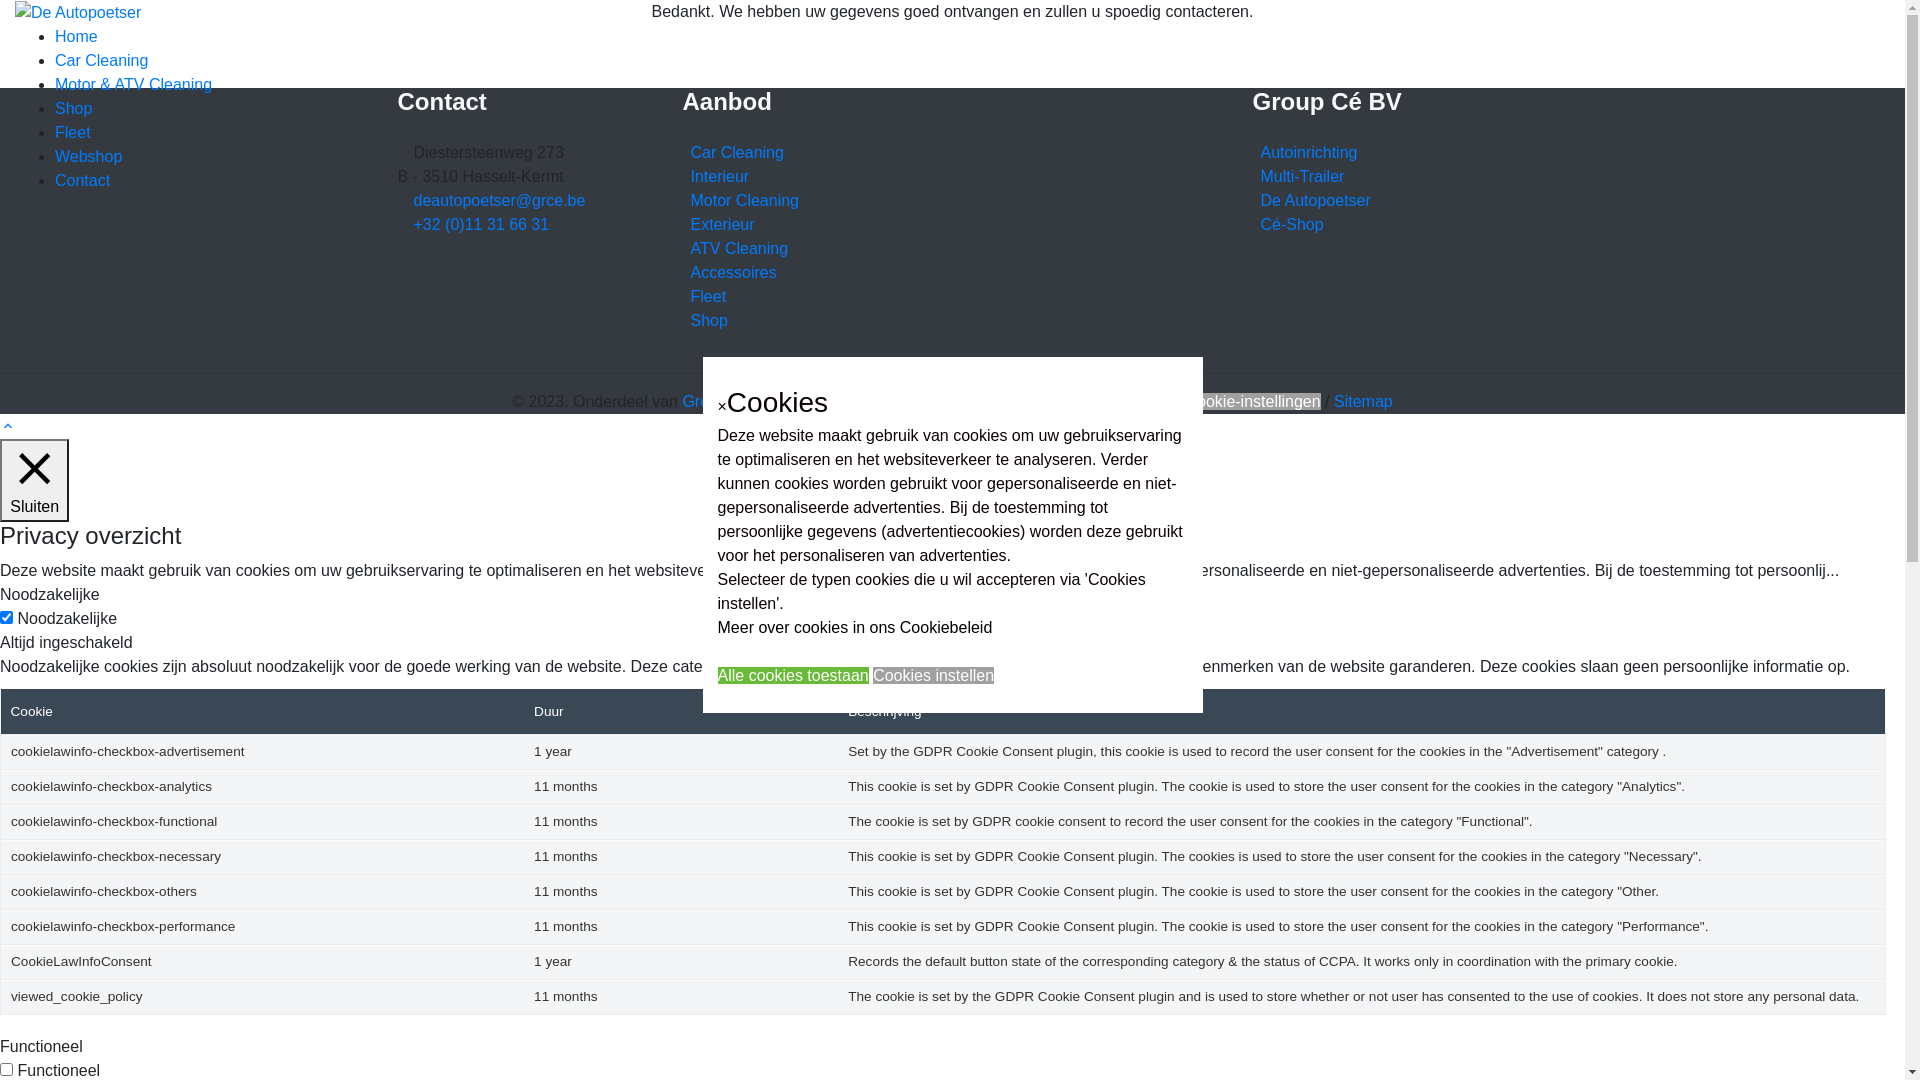 The height and width of the screenshot is (1080, 1920). What do you see at coordinates (481, 224) in the screenshot?
I see `'+32 (0)11 31 66 31'` at bounding box center [481, 224].